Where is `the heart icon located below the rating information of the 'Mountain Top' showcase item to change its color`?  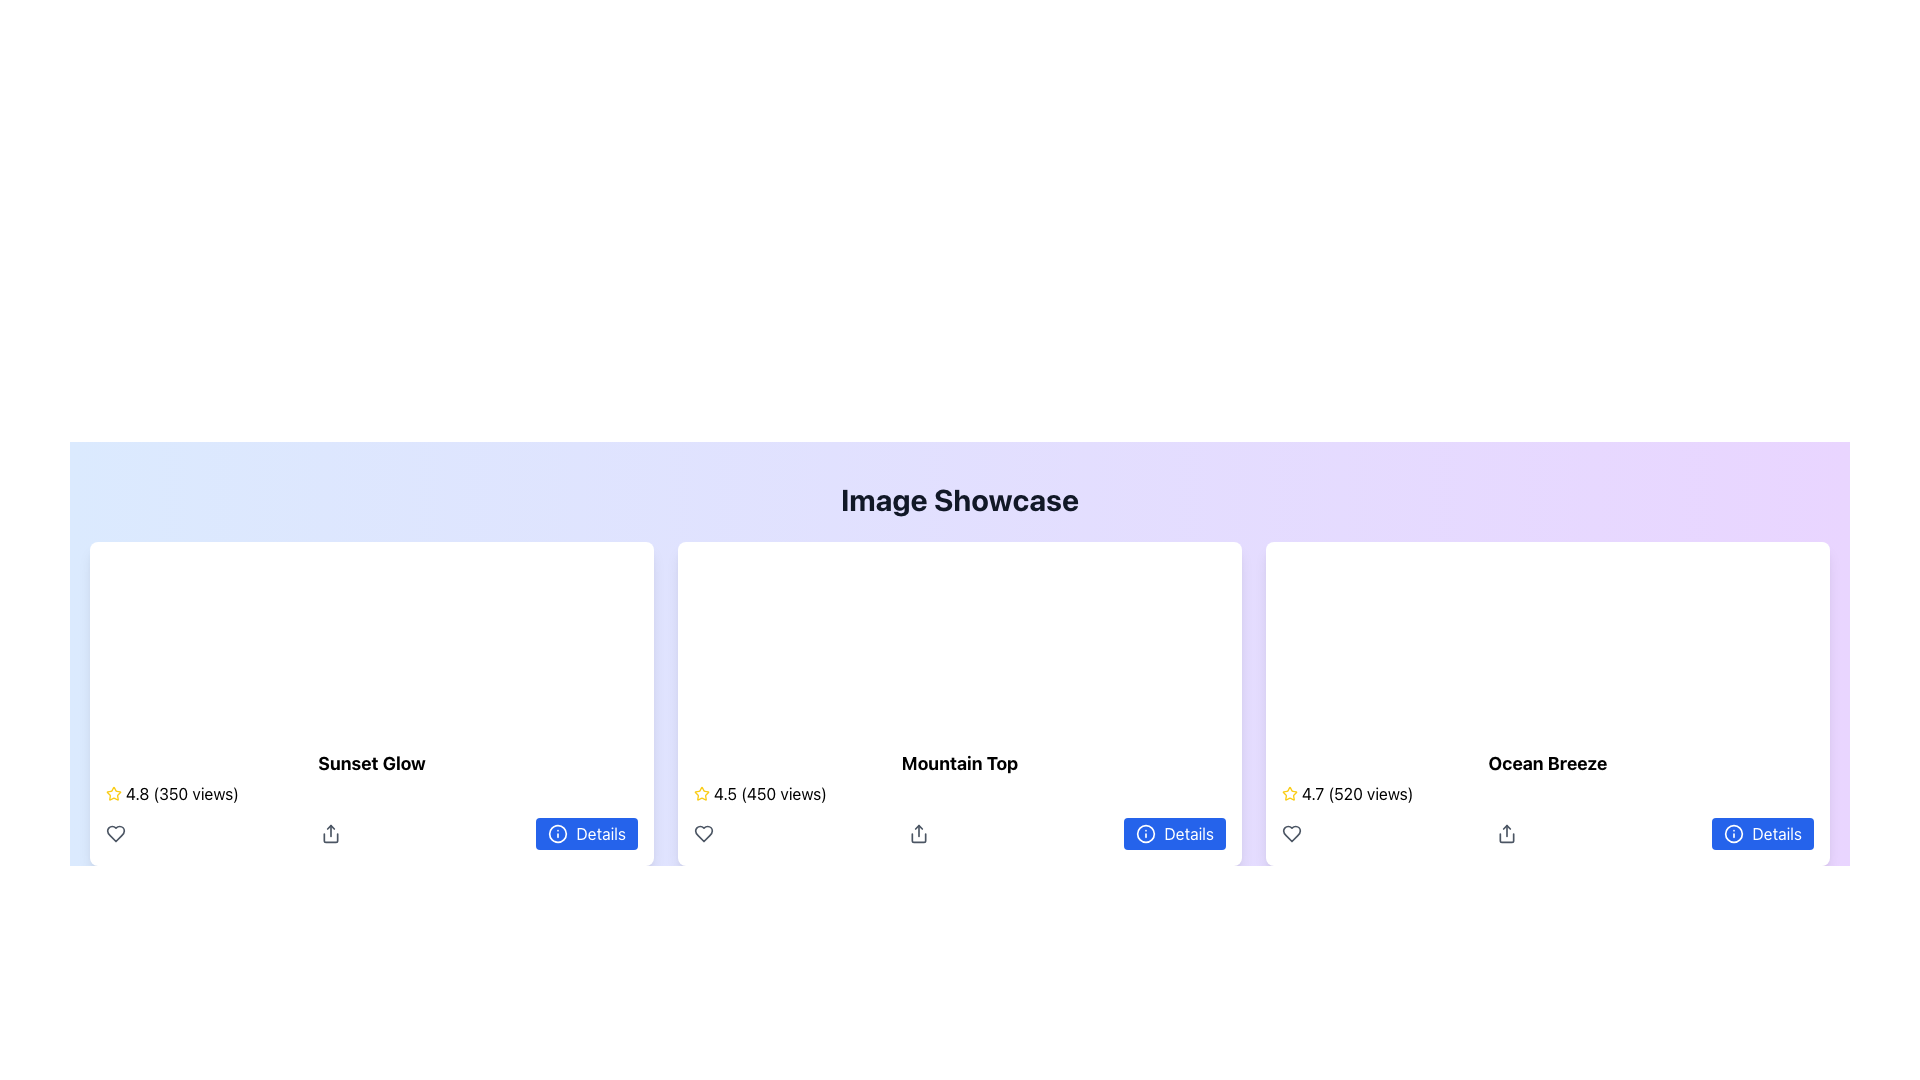
the heart icon located below the rating information of the 'Mountain Top' showcase item to change its color is located at coordinates (704, 833).